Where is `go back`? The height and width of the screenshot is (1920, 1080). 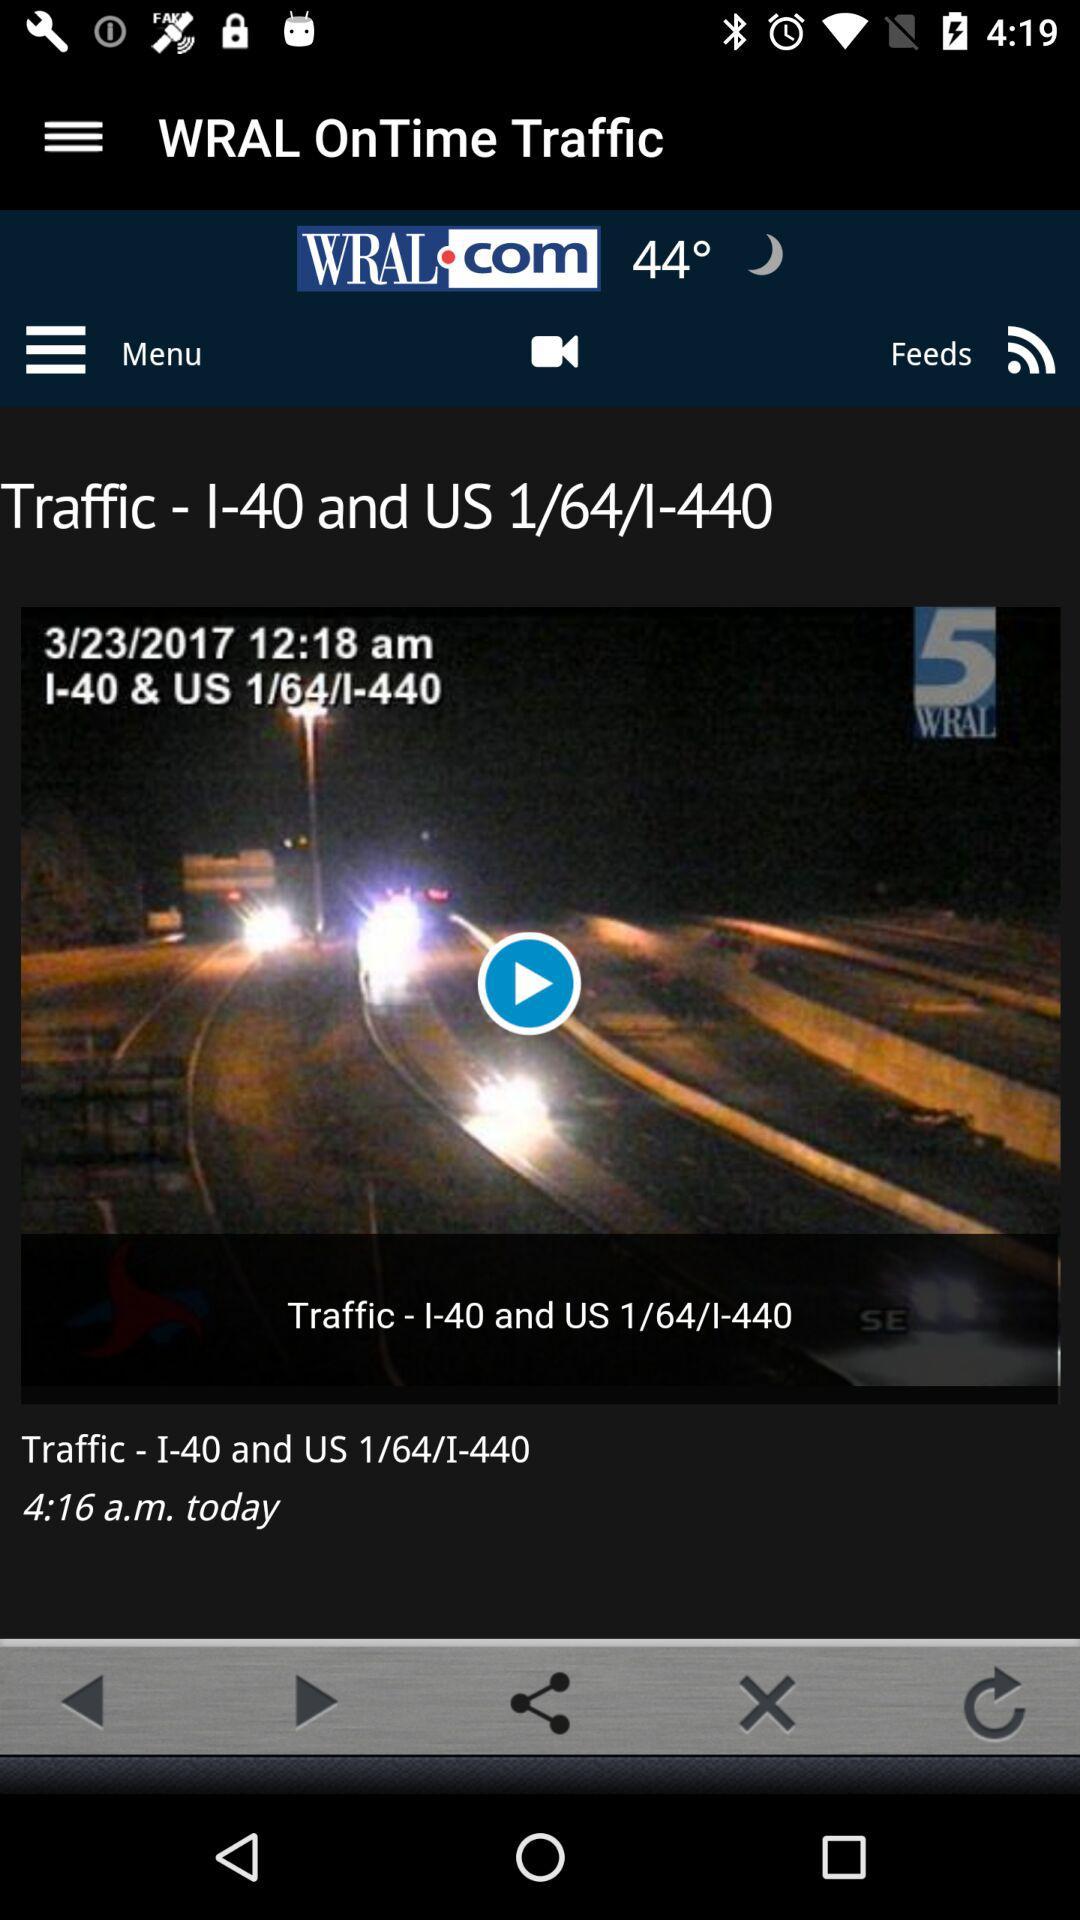 go back is located at coordinates (84, 1702).